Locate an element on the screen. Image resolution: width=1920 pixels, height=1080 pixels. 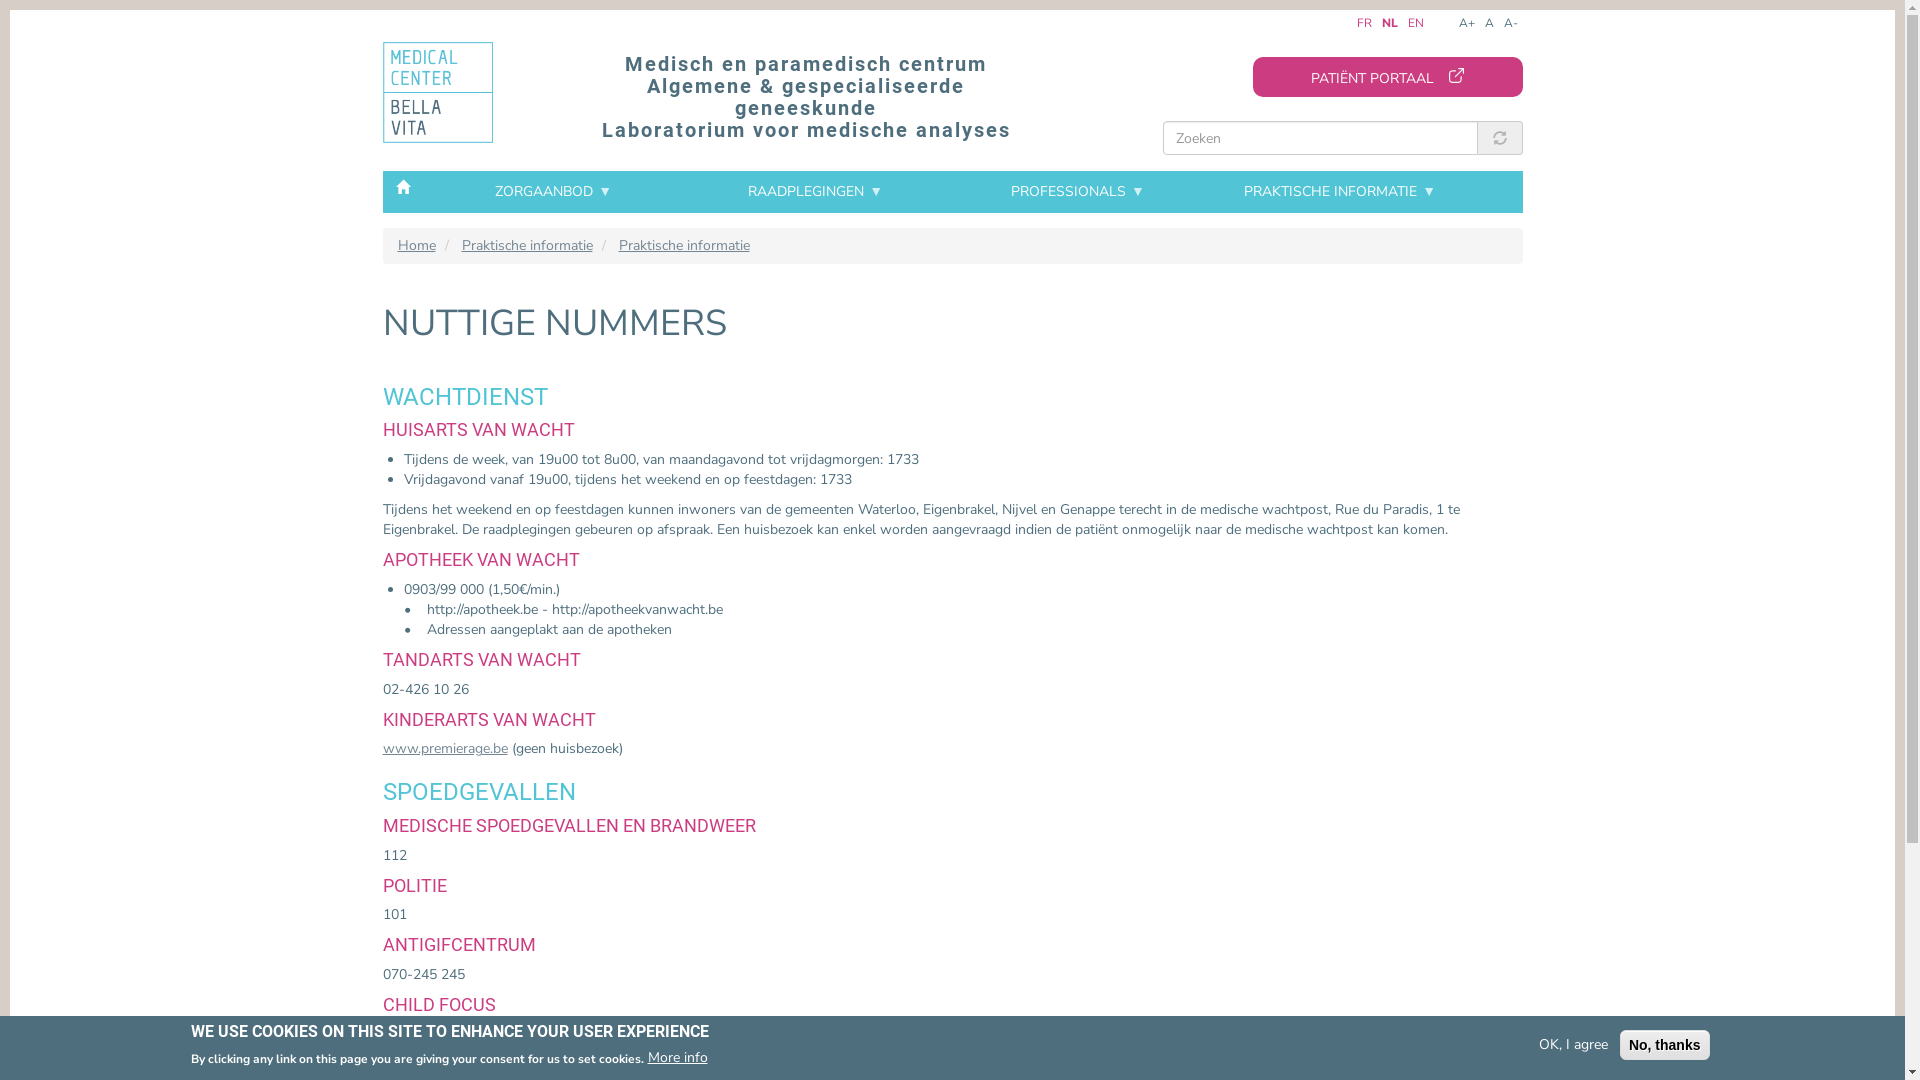
'No, thanks' is located at coordinates (1665, 1044).